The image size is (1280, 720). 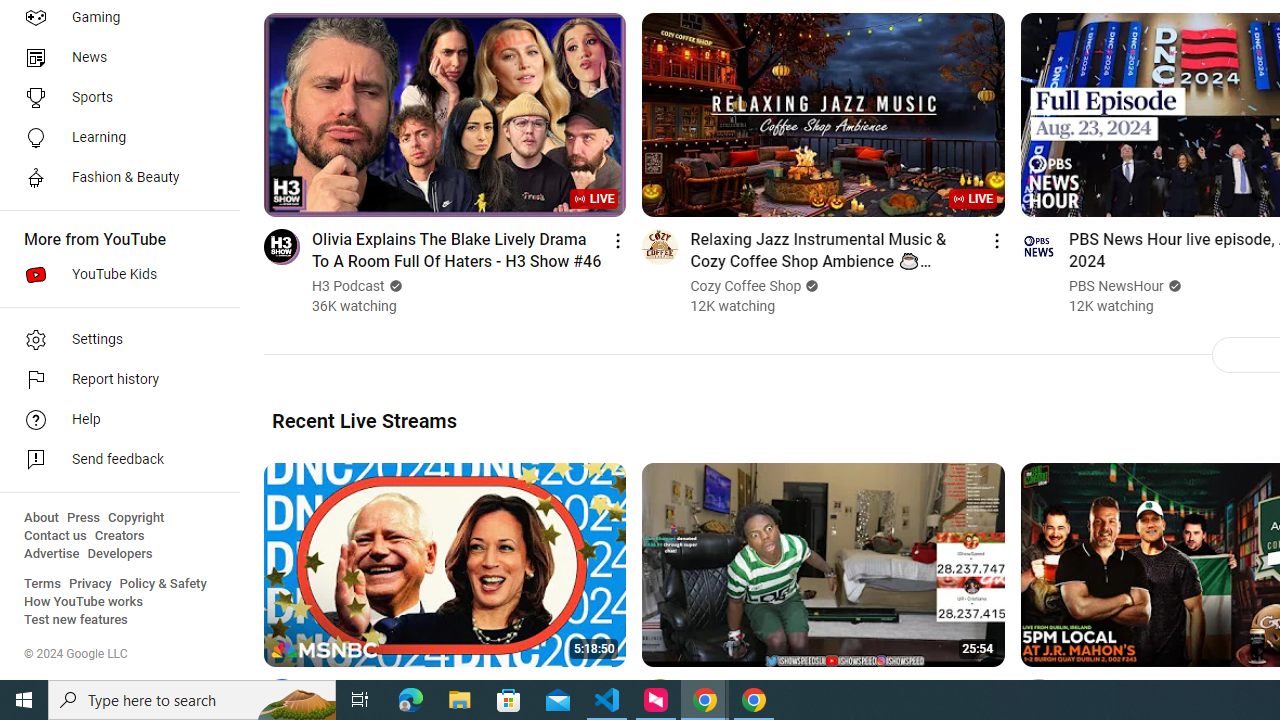 What do you see at coordinates (112, 176) in the screenshot?
I see `'Fashion & Beauty'` at bounding box center [112, 176].